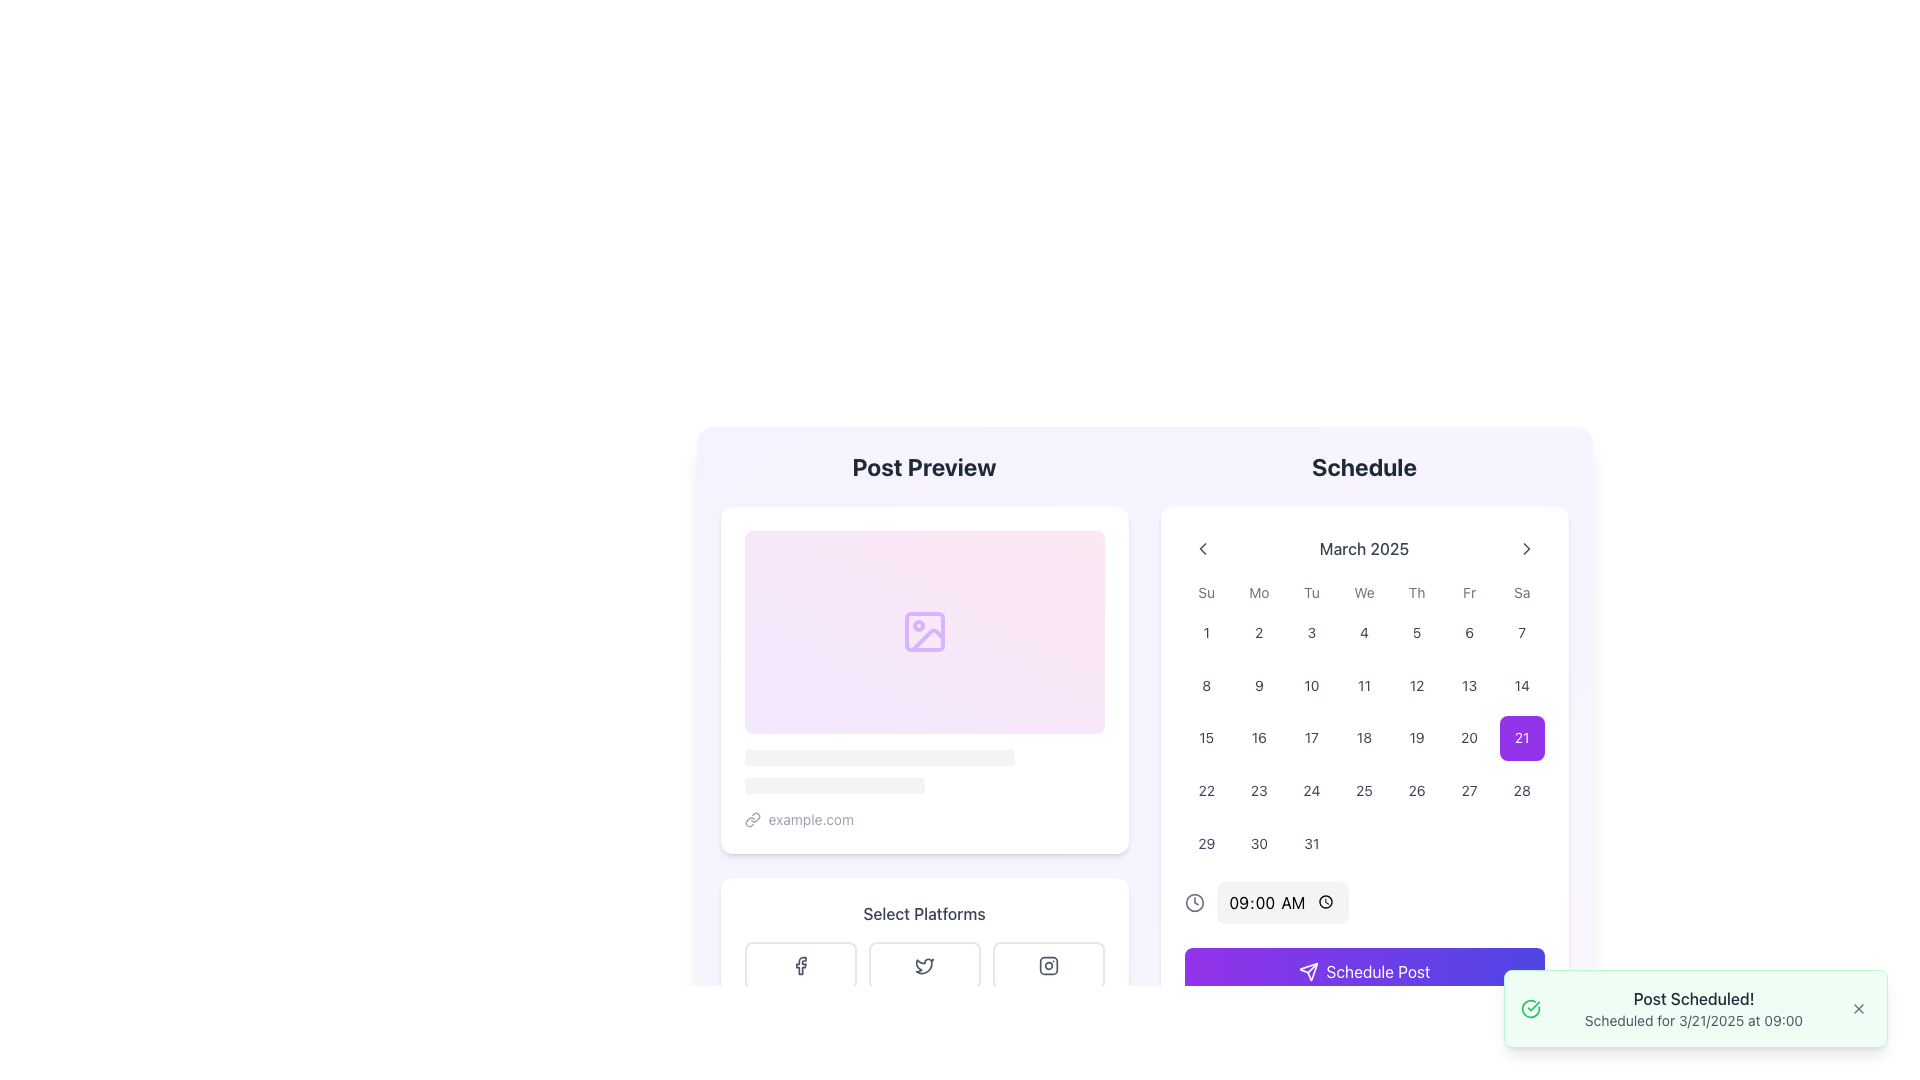  Describe the element at coordinates (1521, 738) in the screenshot. I see `the button representing the 21st day in the calendar for date selection using keyboard navigation` at that location.